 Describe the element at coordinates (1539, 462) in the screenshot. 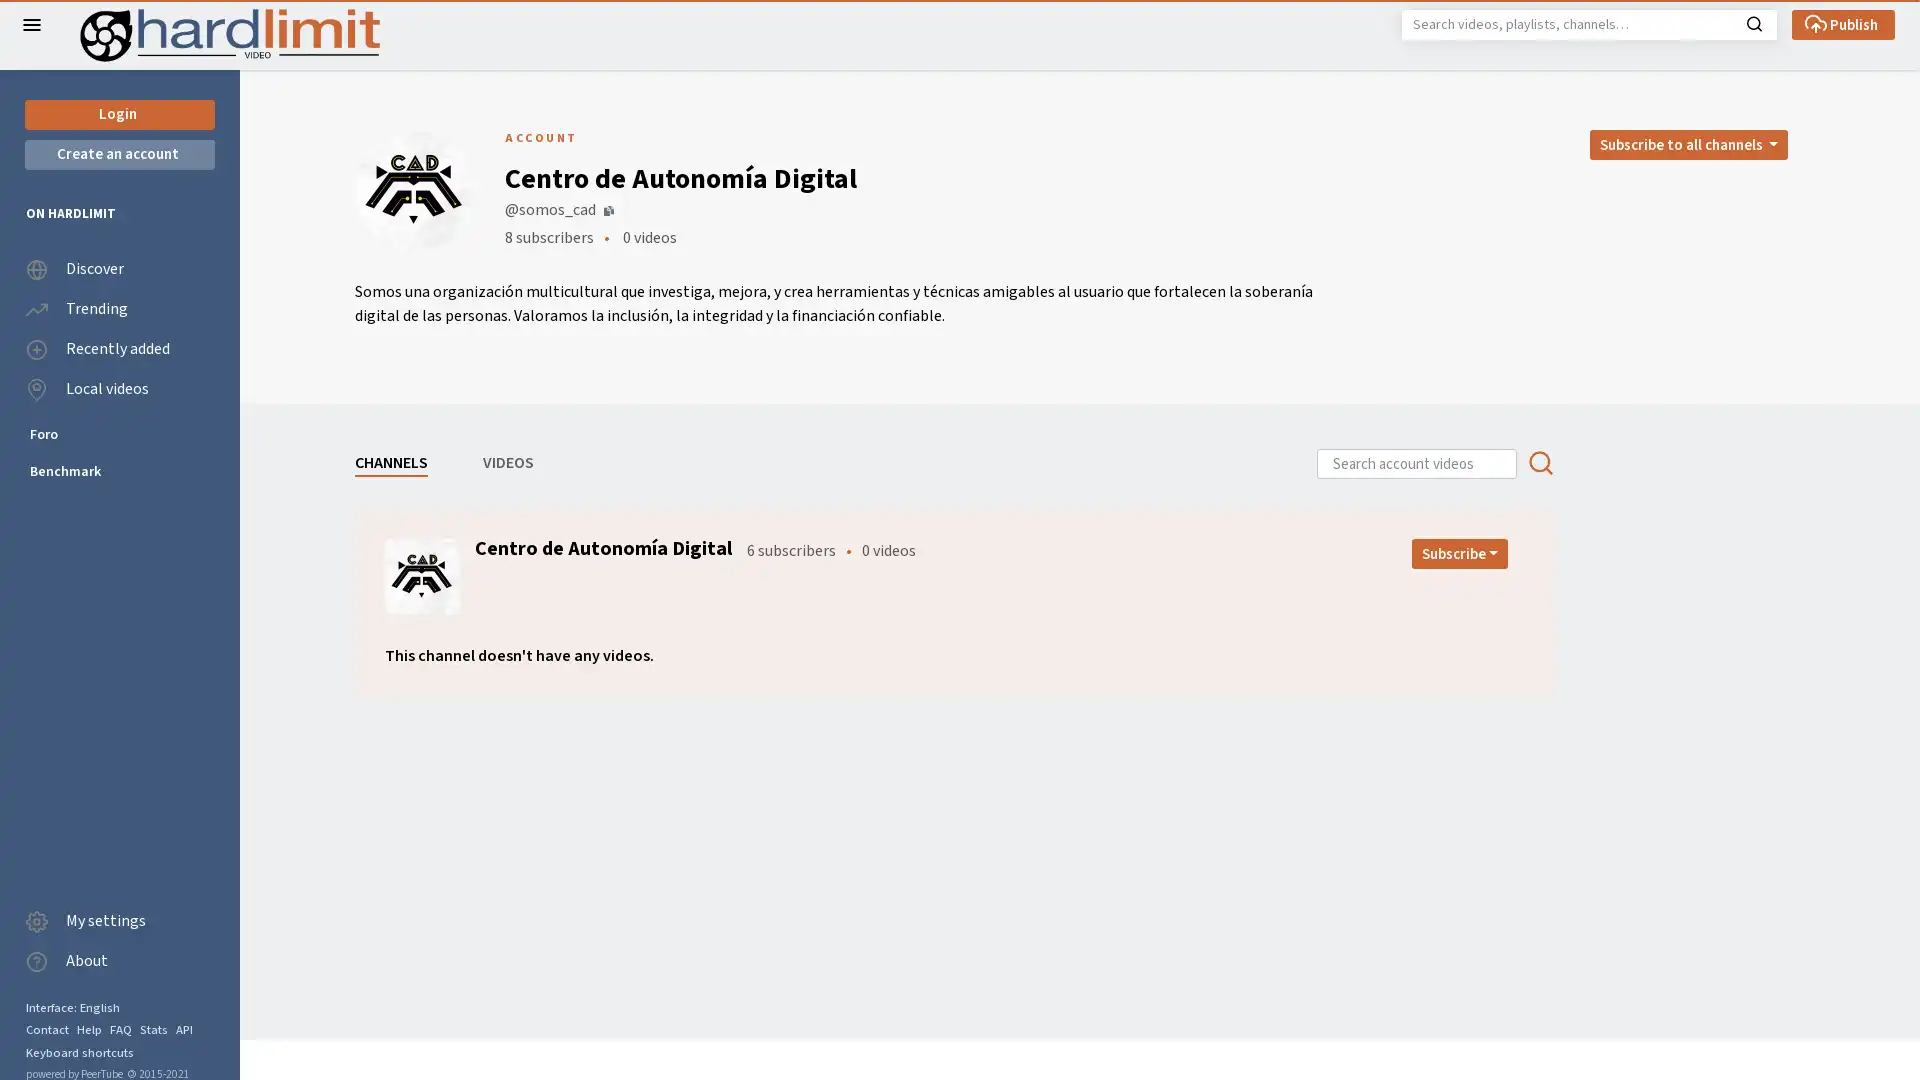

I see `Search` at that location.